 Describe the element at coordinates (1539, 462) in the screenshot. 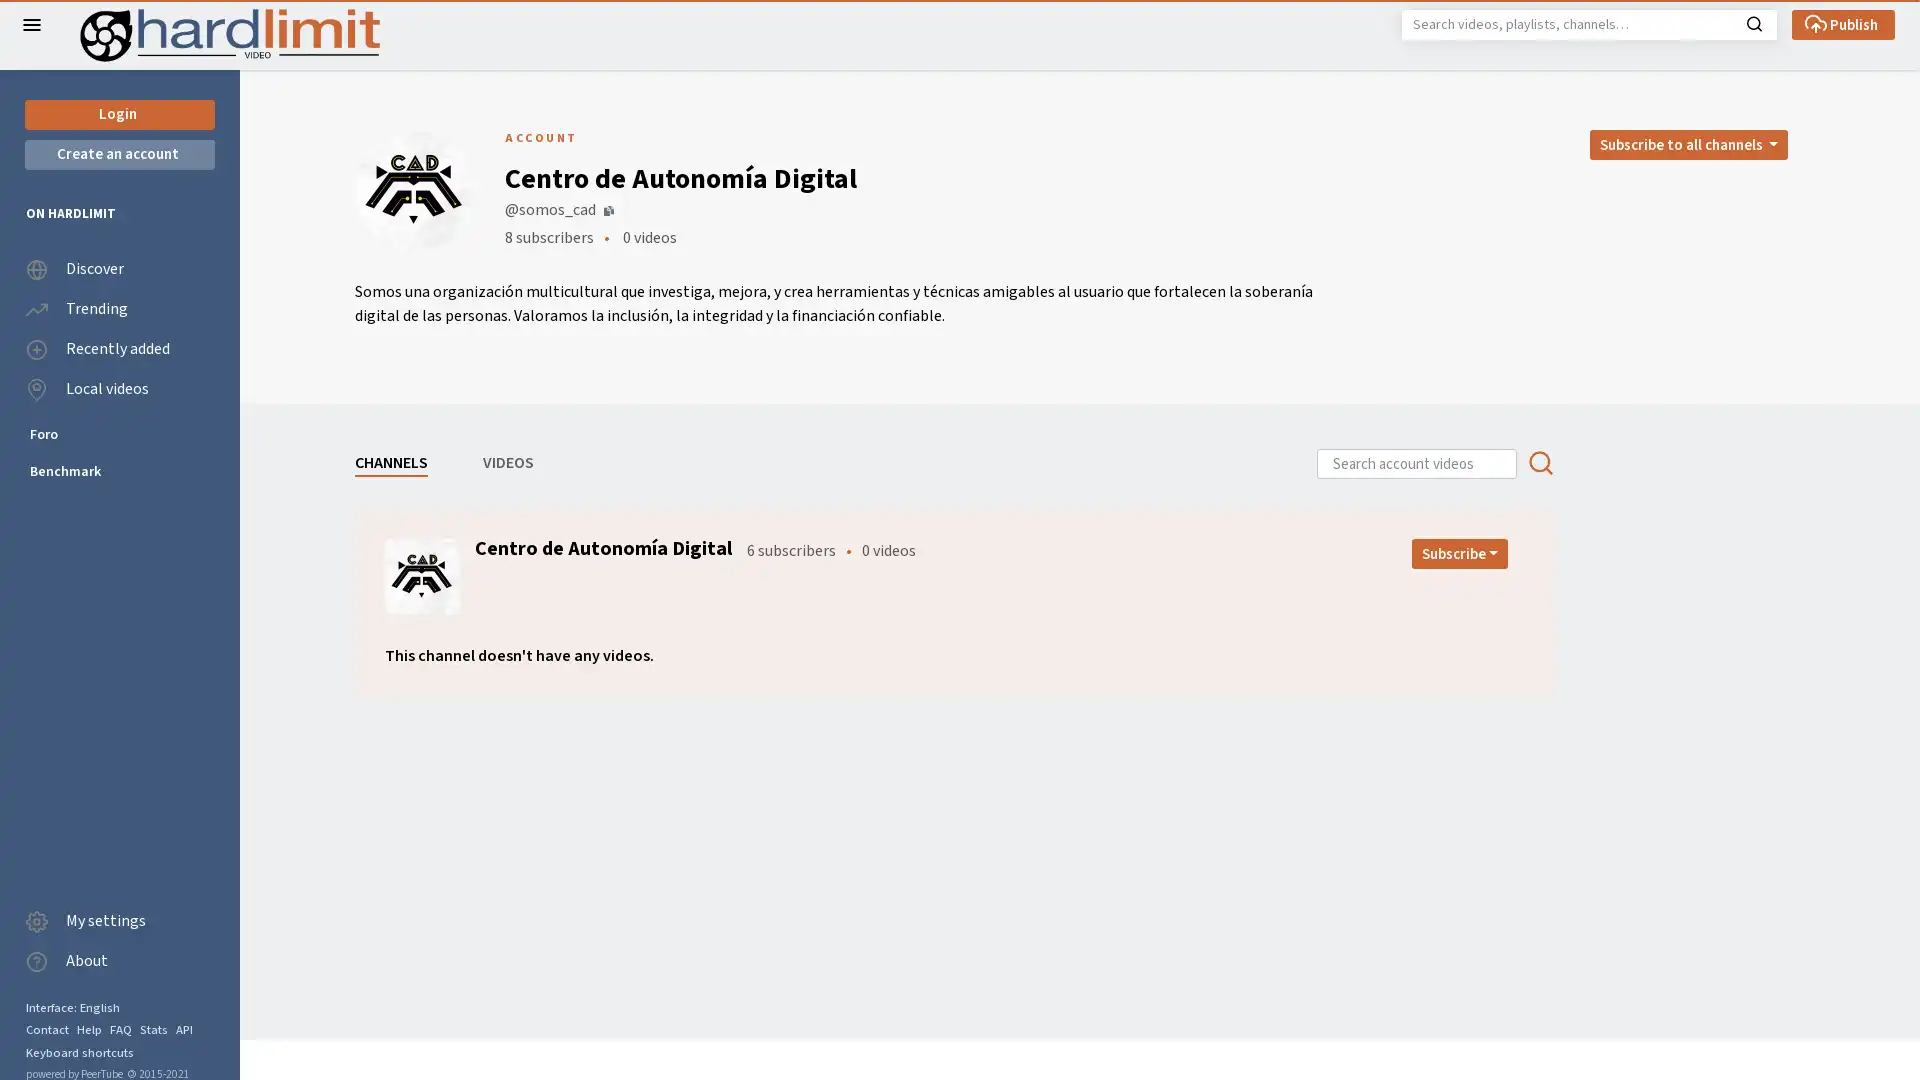

I see `Search` at that location.